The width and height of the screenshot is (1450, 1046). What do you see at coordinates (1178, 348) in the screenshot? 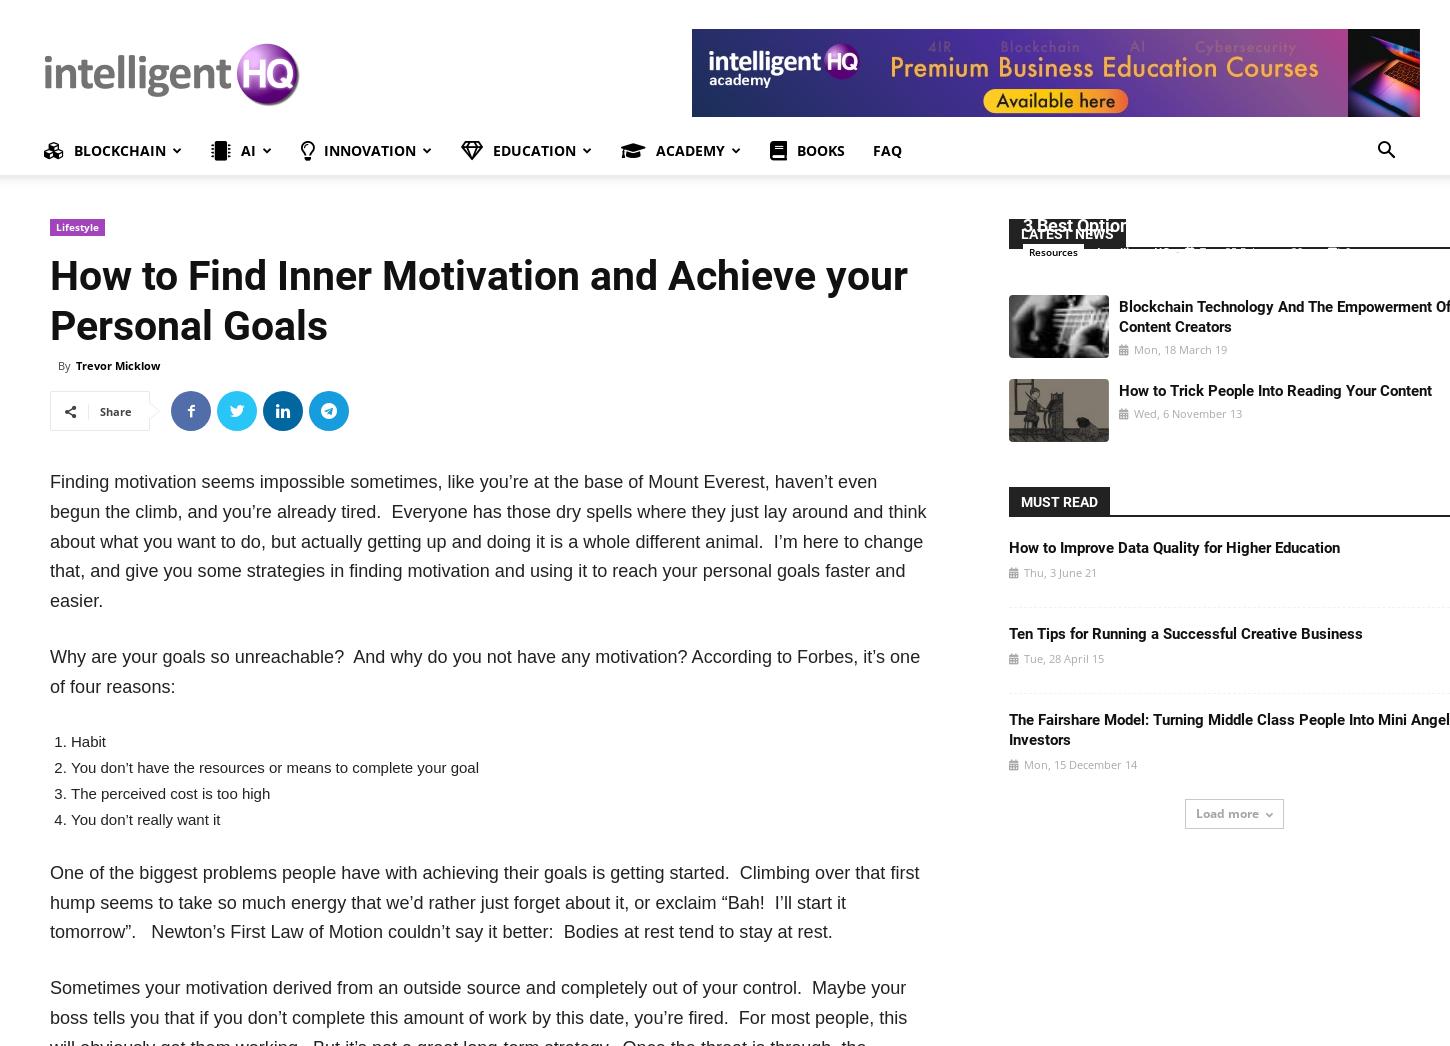
I see `'Mon, 18 March 19'` at bounding box center [1178, 348].